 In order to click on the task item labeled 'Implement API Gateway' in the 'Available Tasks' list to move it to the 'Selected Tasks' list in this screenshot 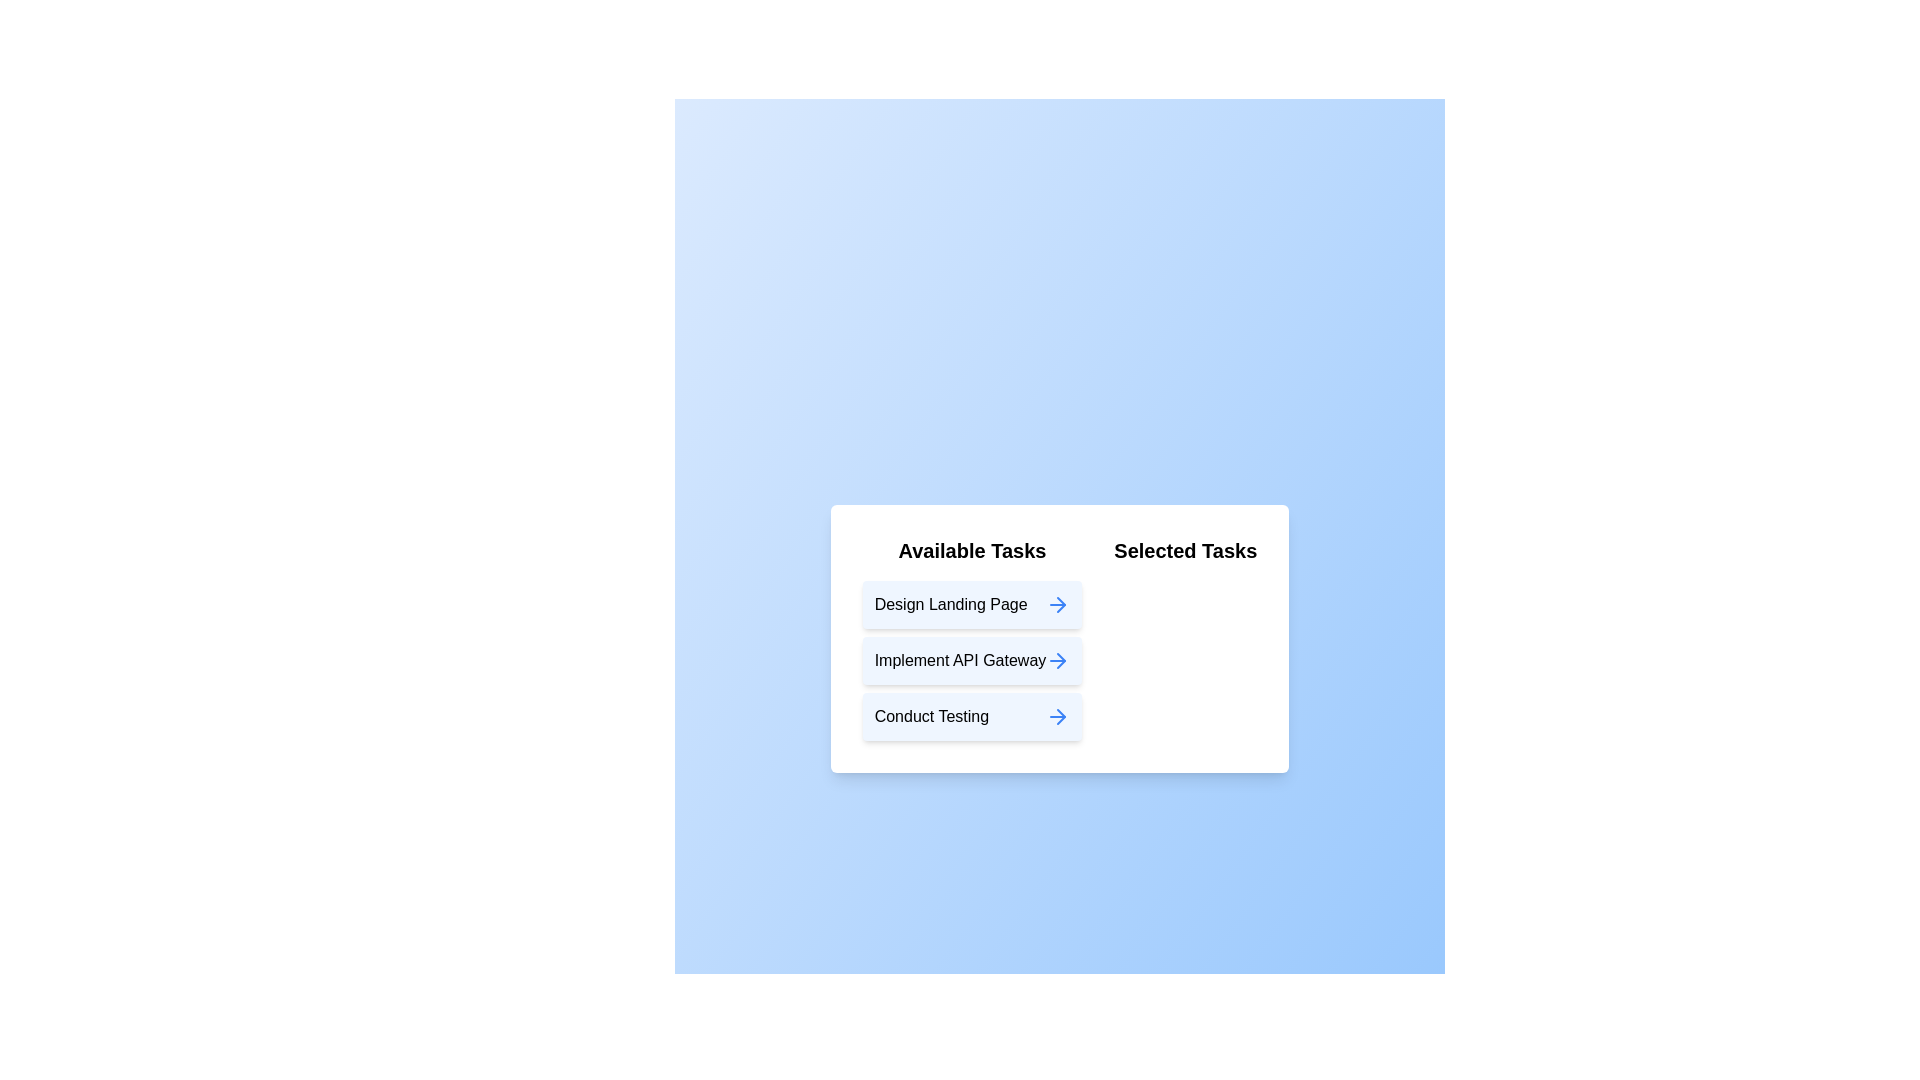, I will do `click(972, 660)`.